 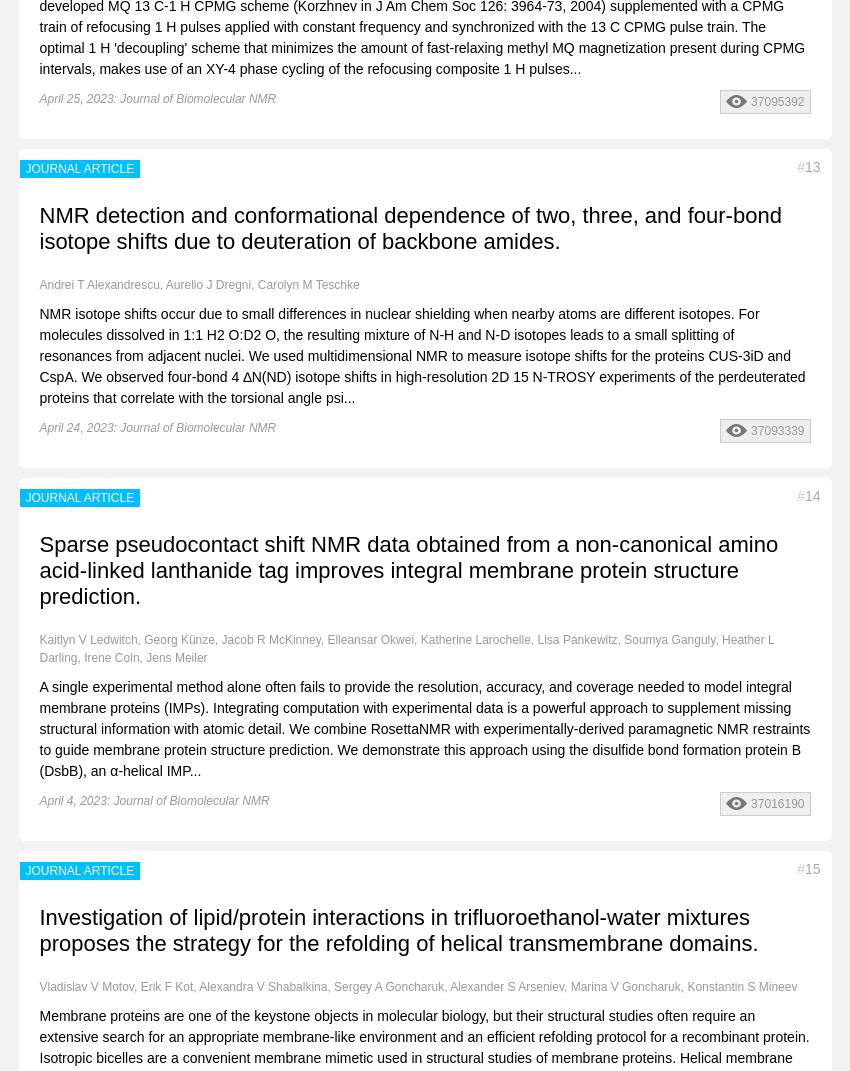 What do you see at coordinates (776, 430) in the screenshot?
I see `'37093339'` at bounding box center [776, 430].